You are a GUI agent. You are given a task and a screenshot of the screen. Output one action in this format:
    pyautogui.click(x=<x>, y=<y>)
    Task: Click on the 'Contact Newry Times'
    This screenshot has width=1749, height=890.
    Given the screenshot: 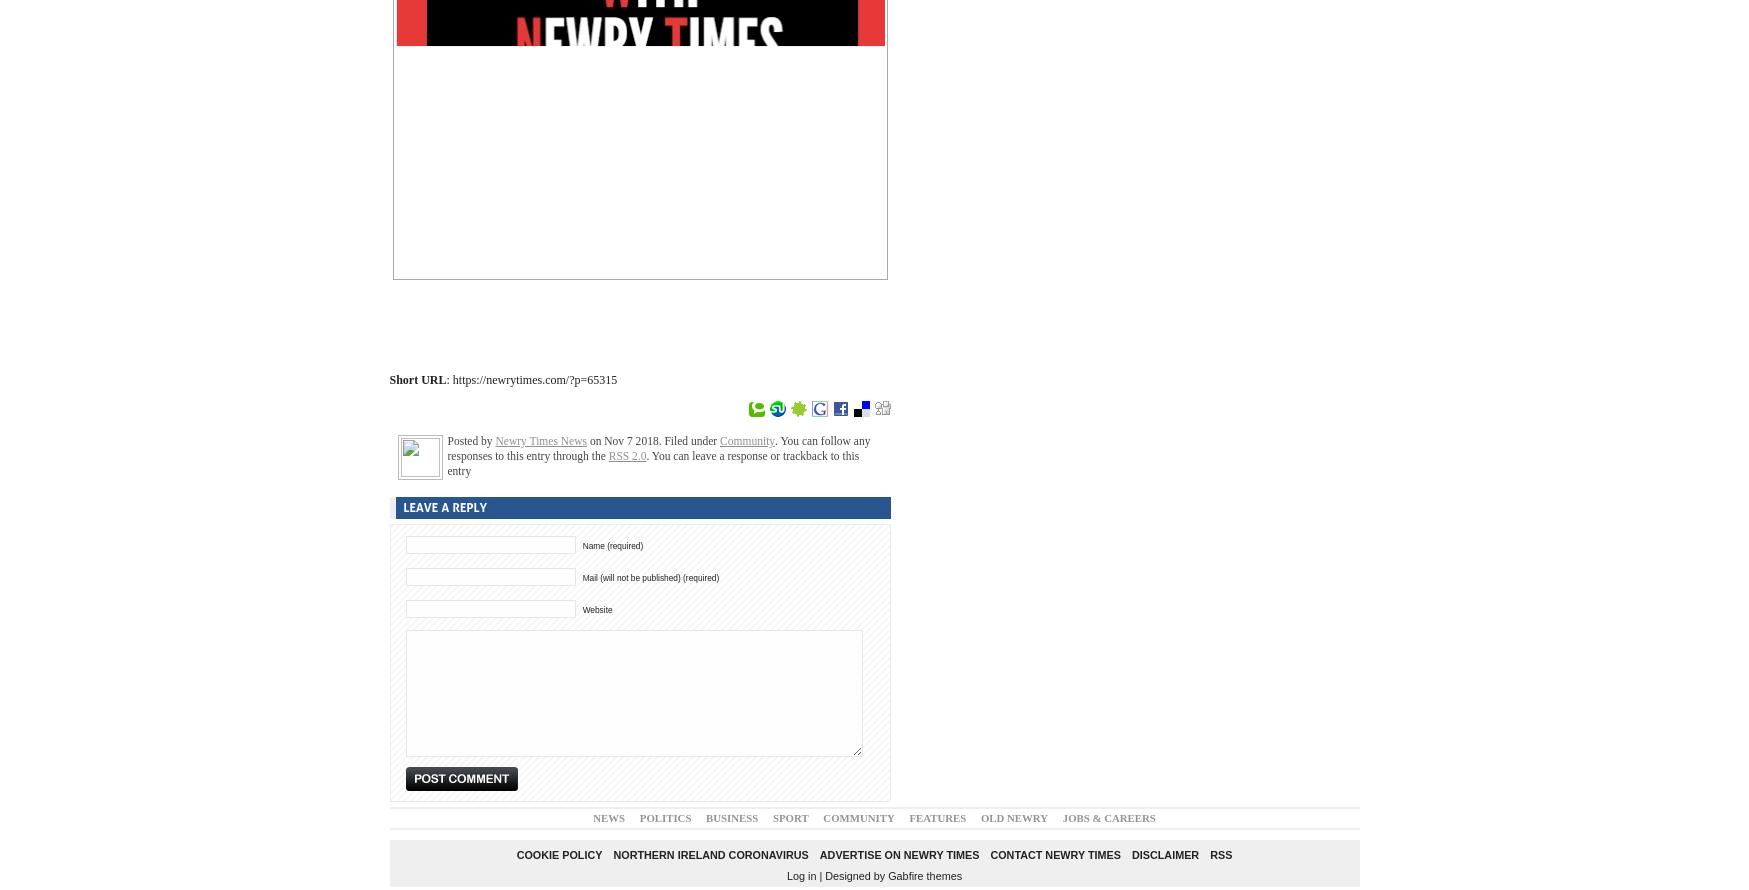 What is the action you would take?
    pyautogui.click(x=988, y=854)
    